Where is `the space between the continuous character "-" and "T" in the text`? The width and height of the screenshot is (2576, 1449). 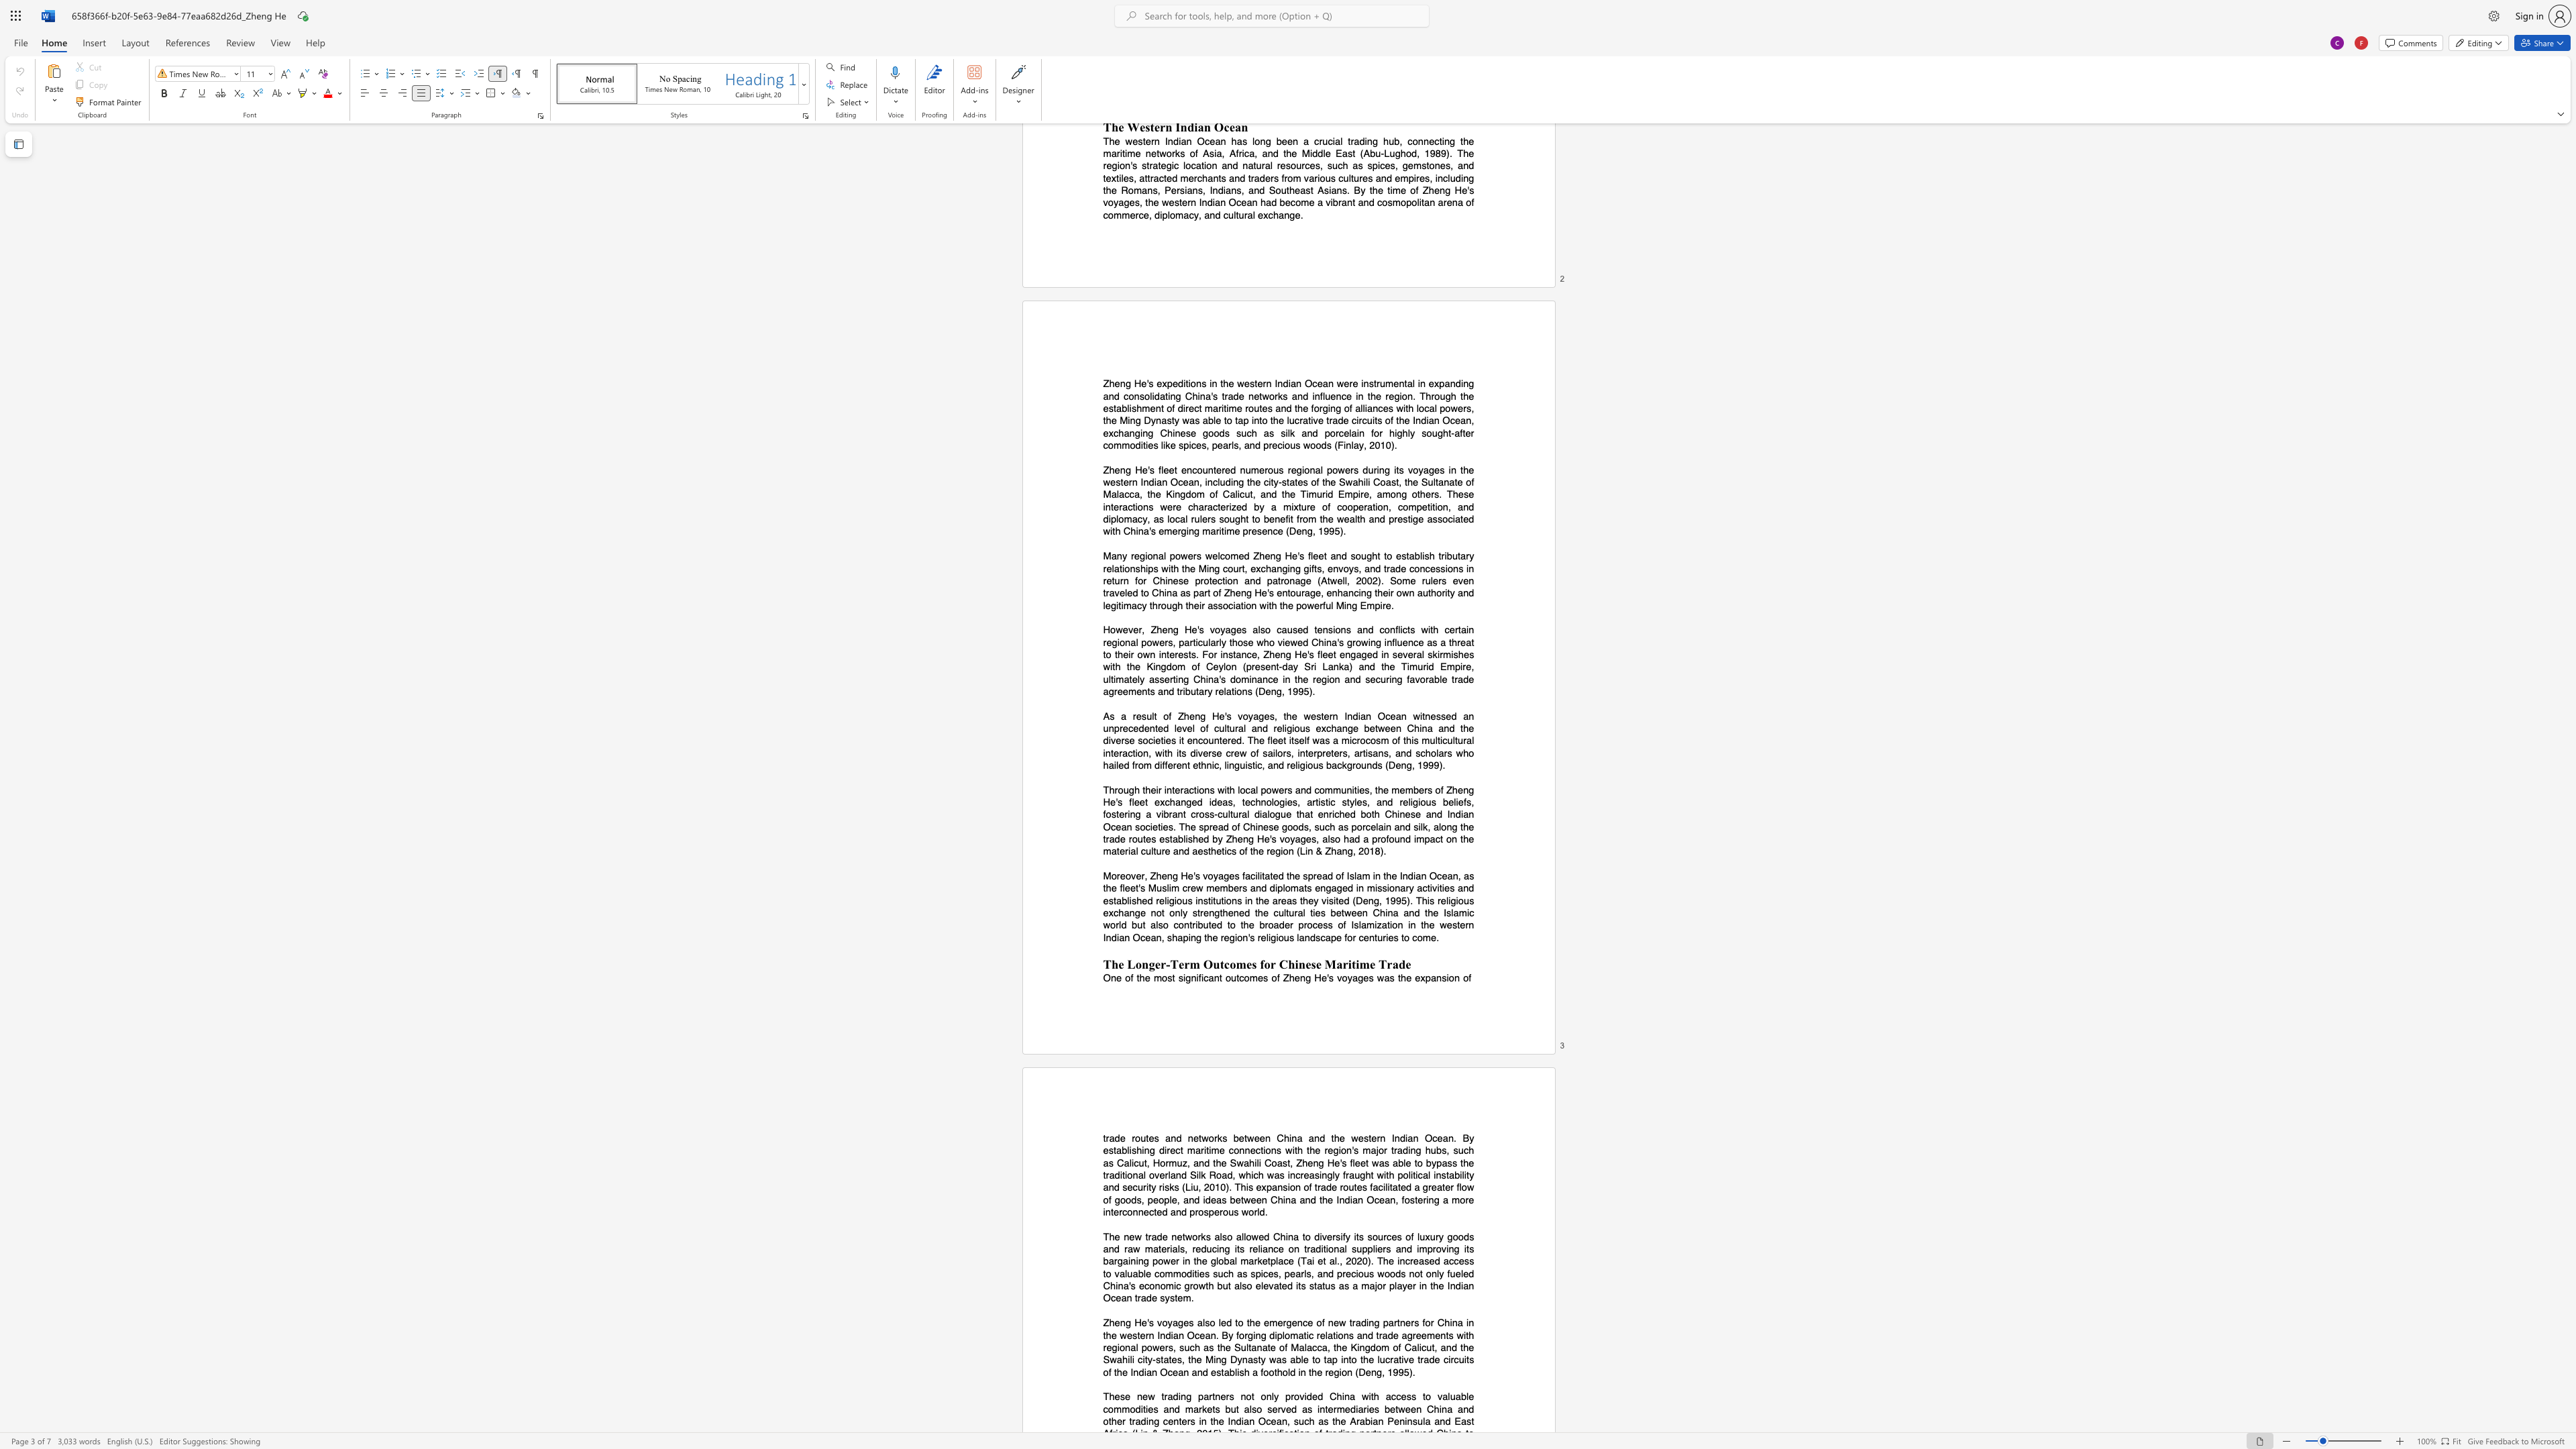
the space between the continuous character "-" and "T" in the text is located at coordinates (1171, 963).